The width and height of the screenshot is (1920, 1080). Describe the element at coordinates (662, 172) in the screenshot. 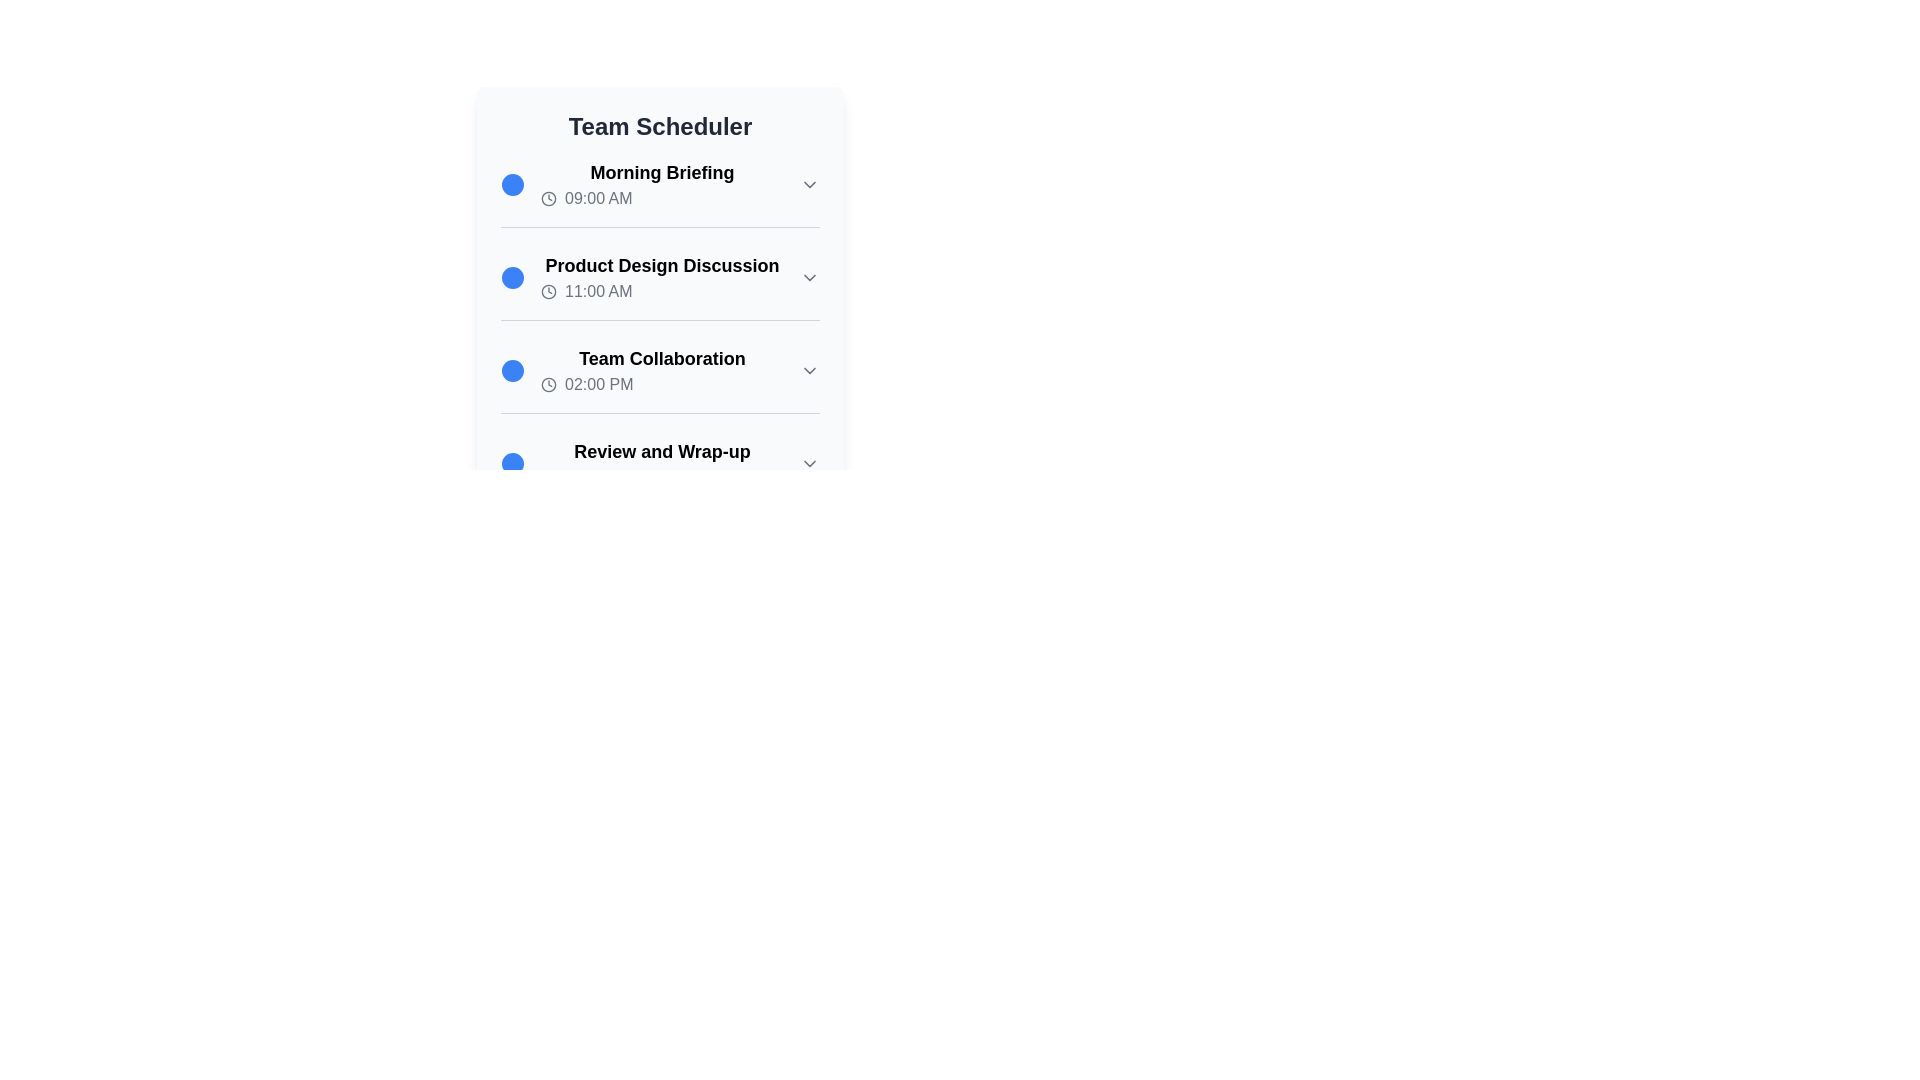

I see `text element displaying 'Morning Briefing' which is the first item in the schedule list and prominently placed at the top of the agenda` at that location.